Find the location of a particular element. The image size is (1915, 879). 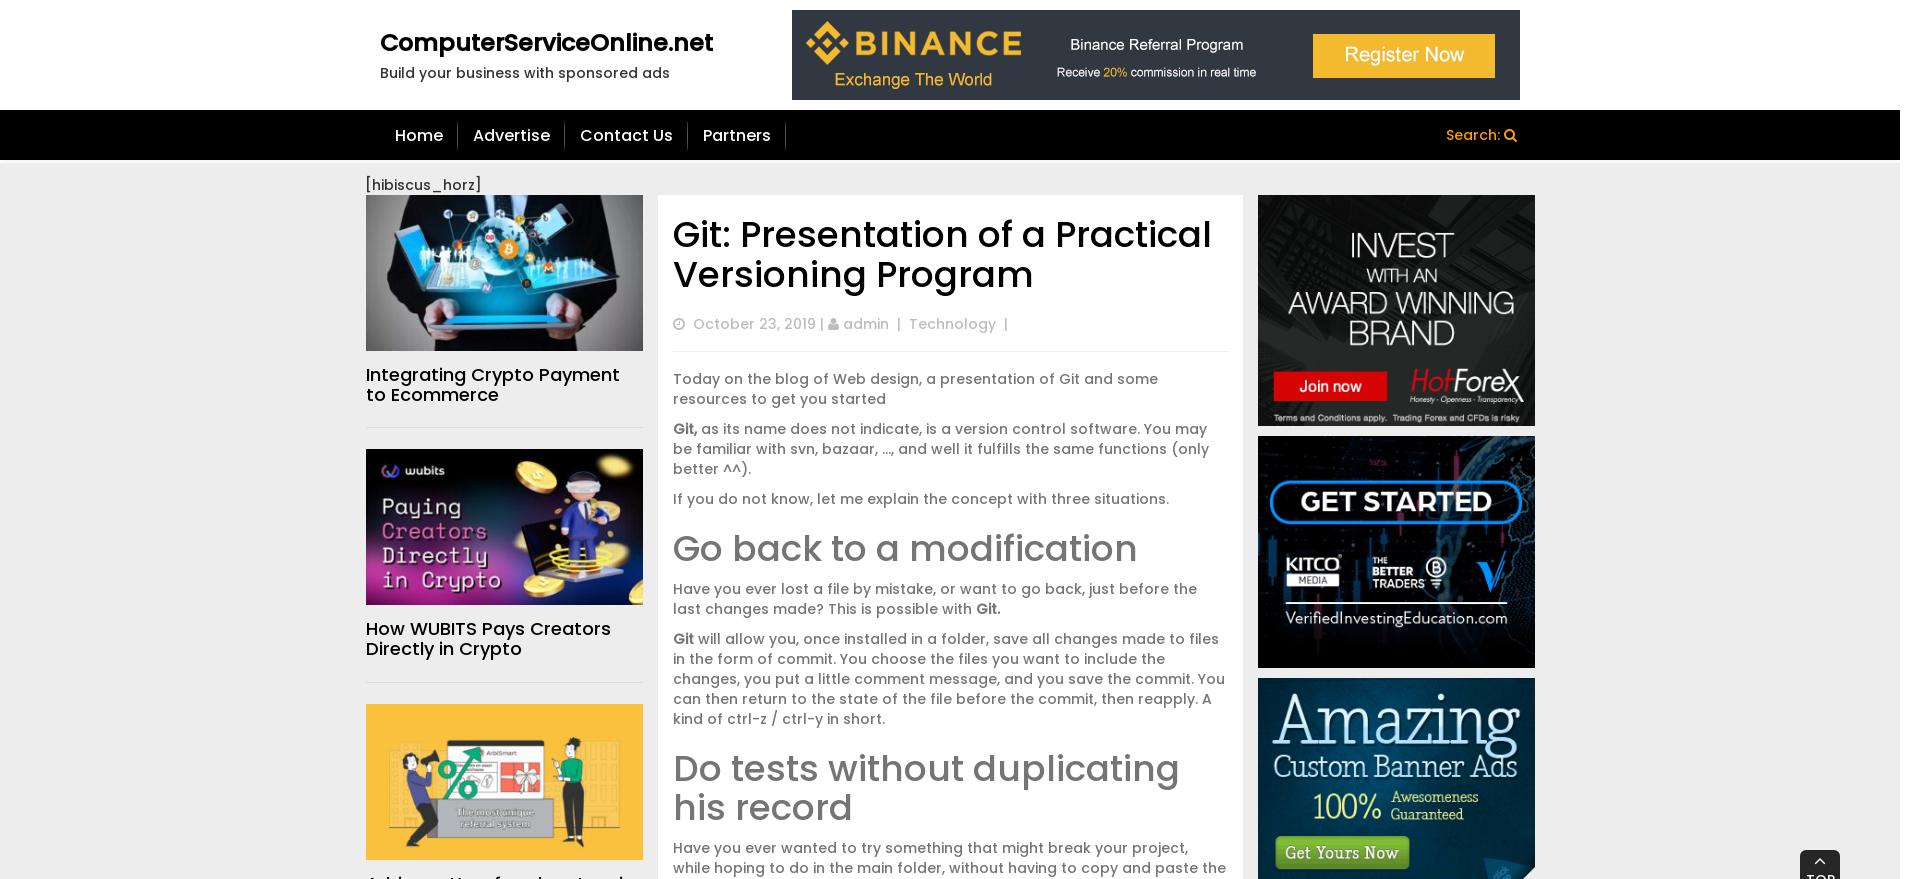

'as its name does not indicate, is a version control software.' is located at coordinates (916, 428).